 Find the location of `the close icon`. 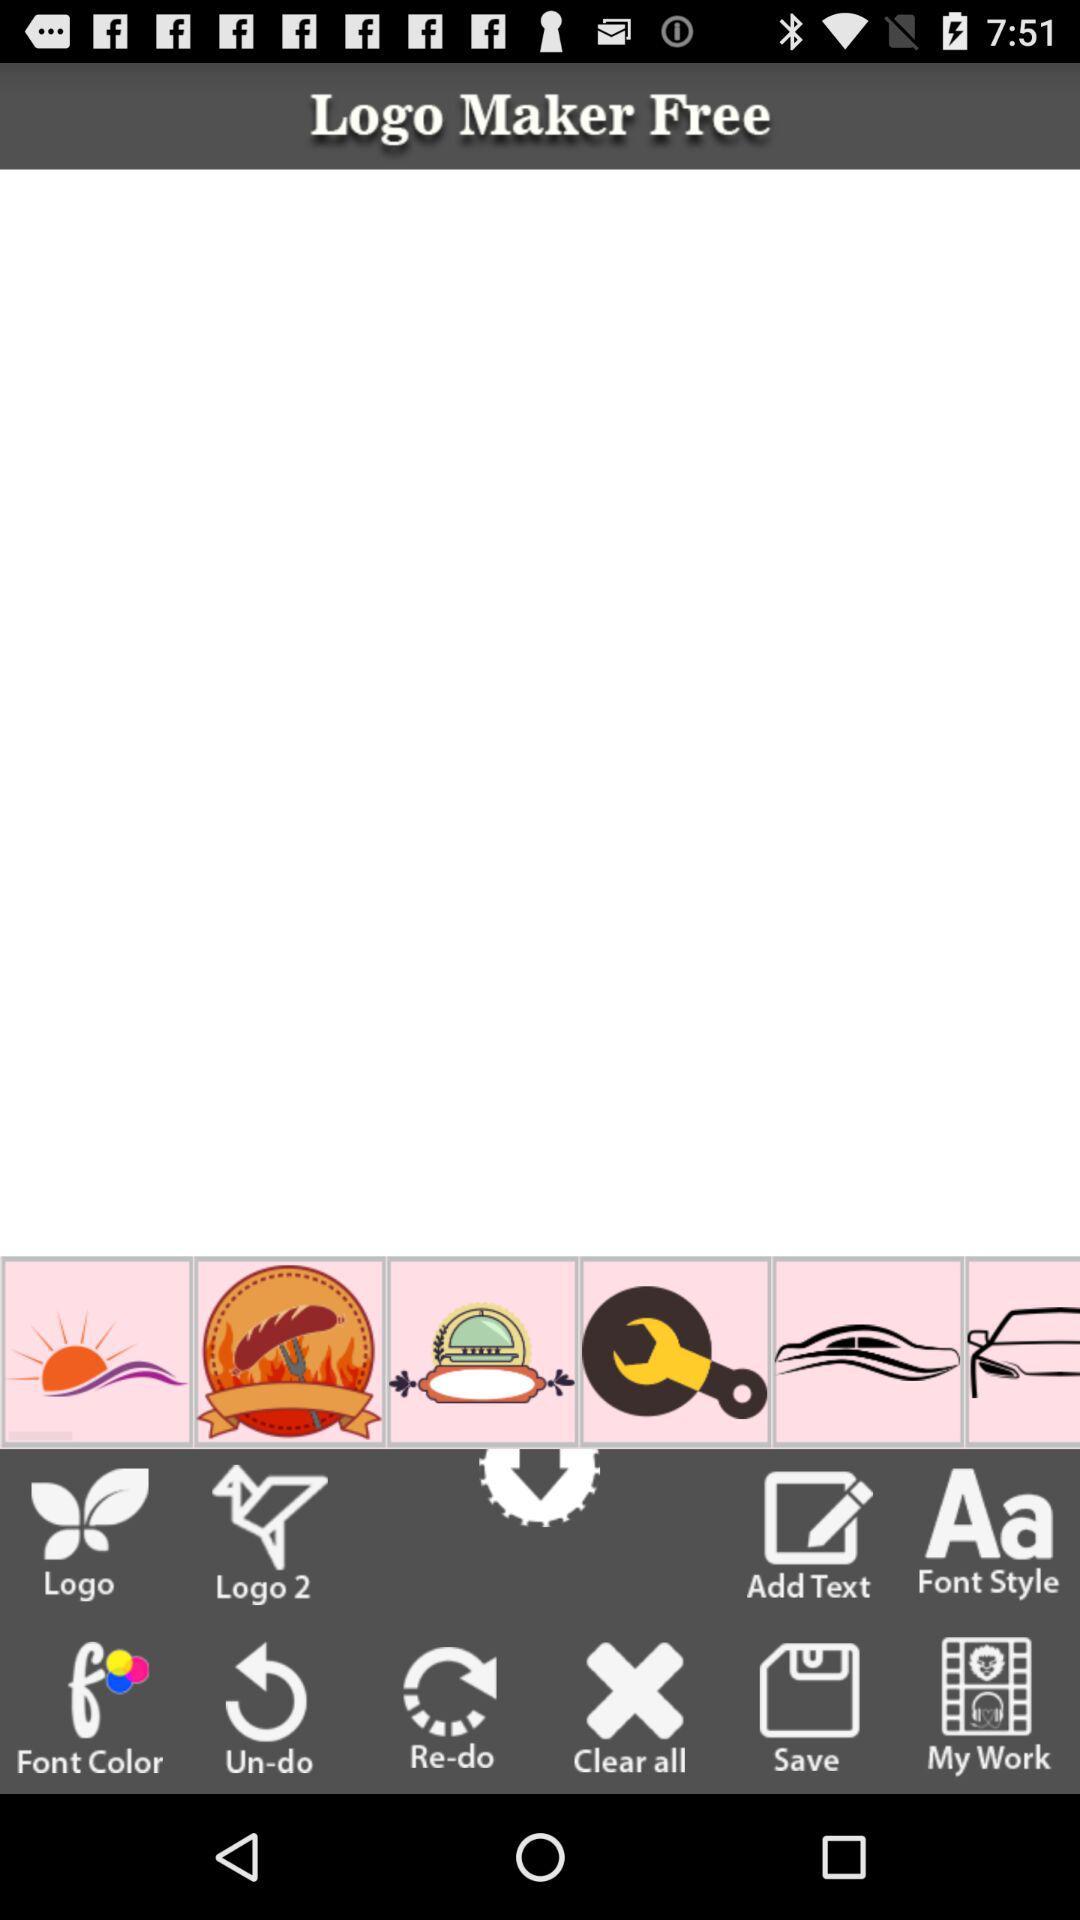

the close icon is located at coordinates (628, 1827).